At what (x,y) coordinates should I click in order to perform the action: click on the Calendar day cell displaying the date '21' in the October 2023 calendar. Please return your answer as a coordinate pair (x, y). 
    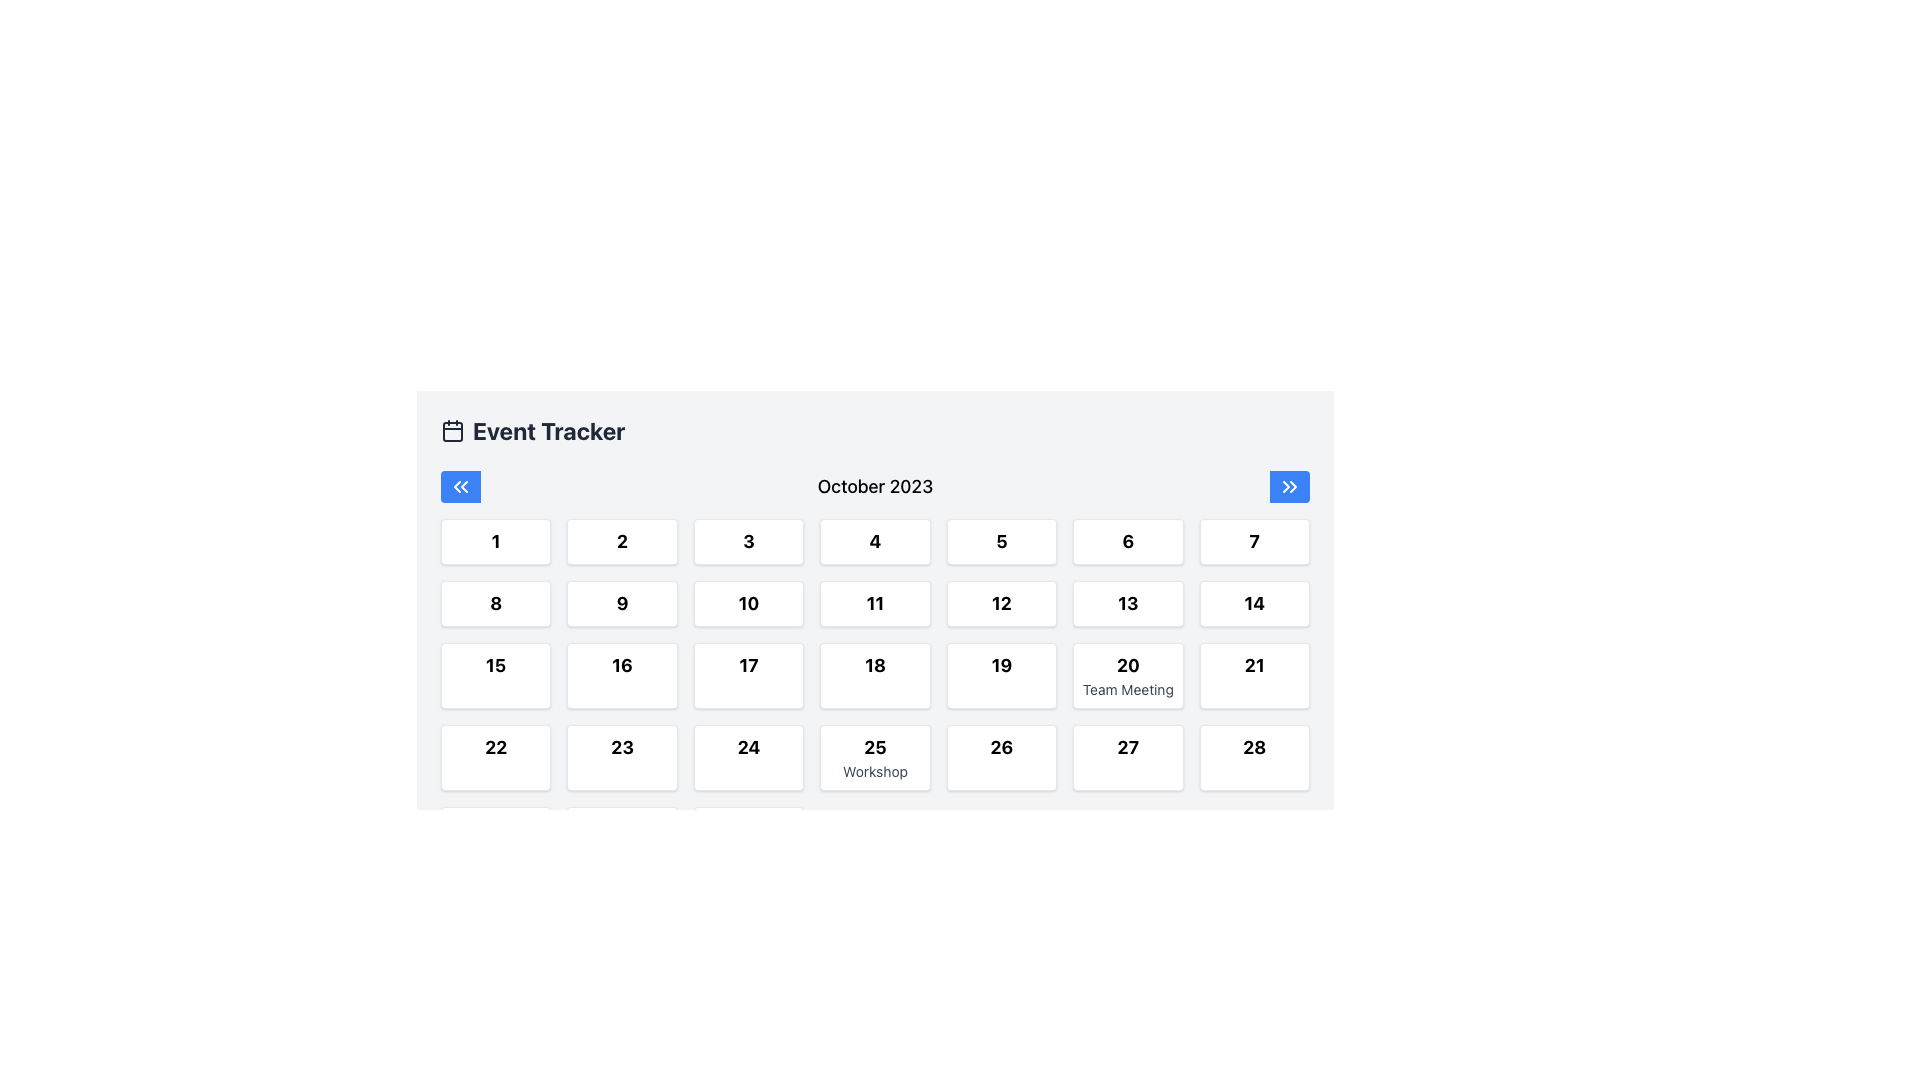
    Looking at the image, I should click on (1253, 675).